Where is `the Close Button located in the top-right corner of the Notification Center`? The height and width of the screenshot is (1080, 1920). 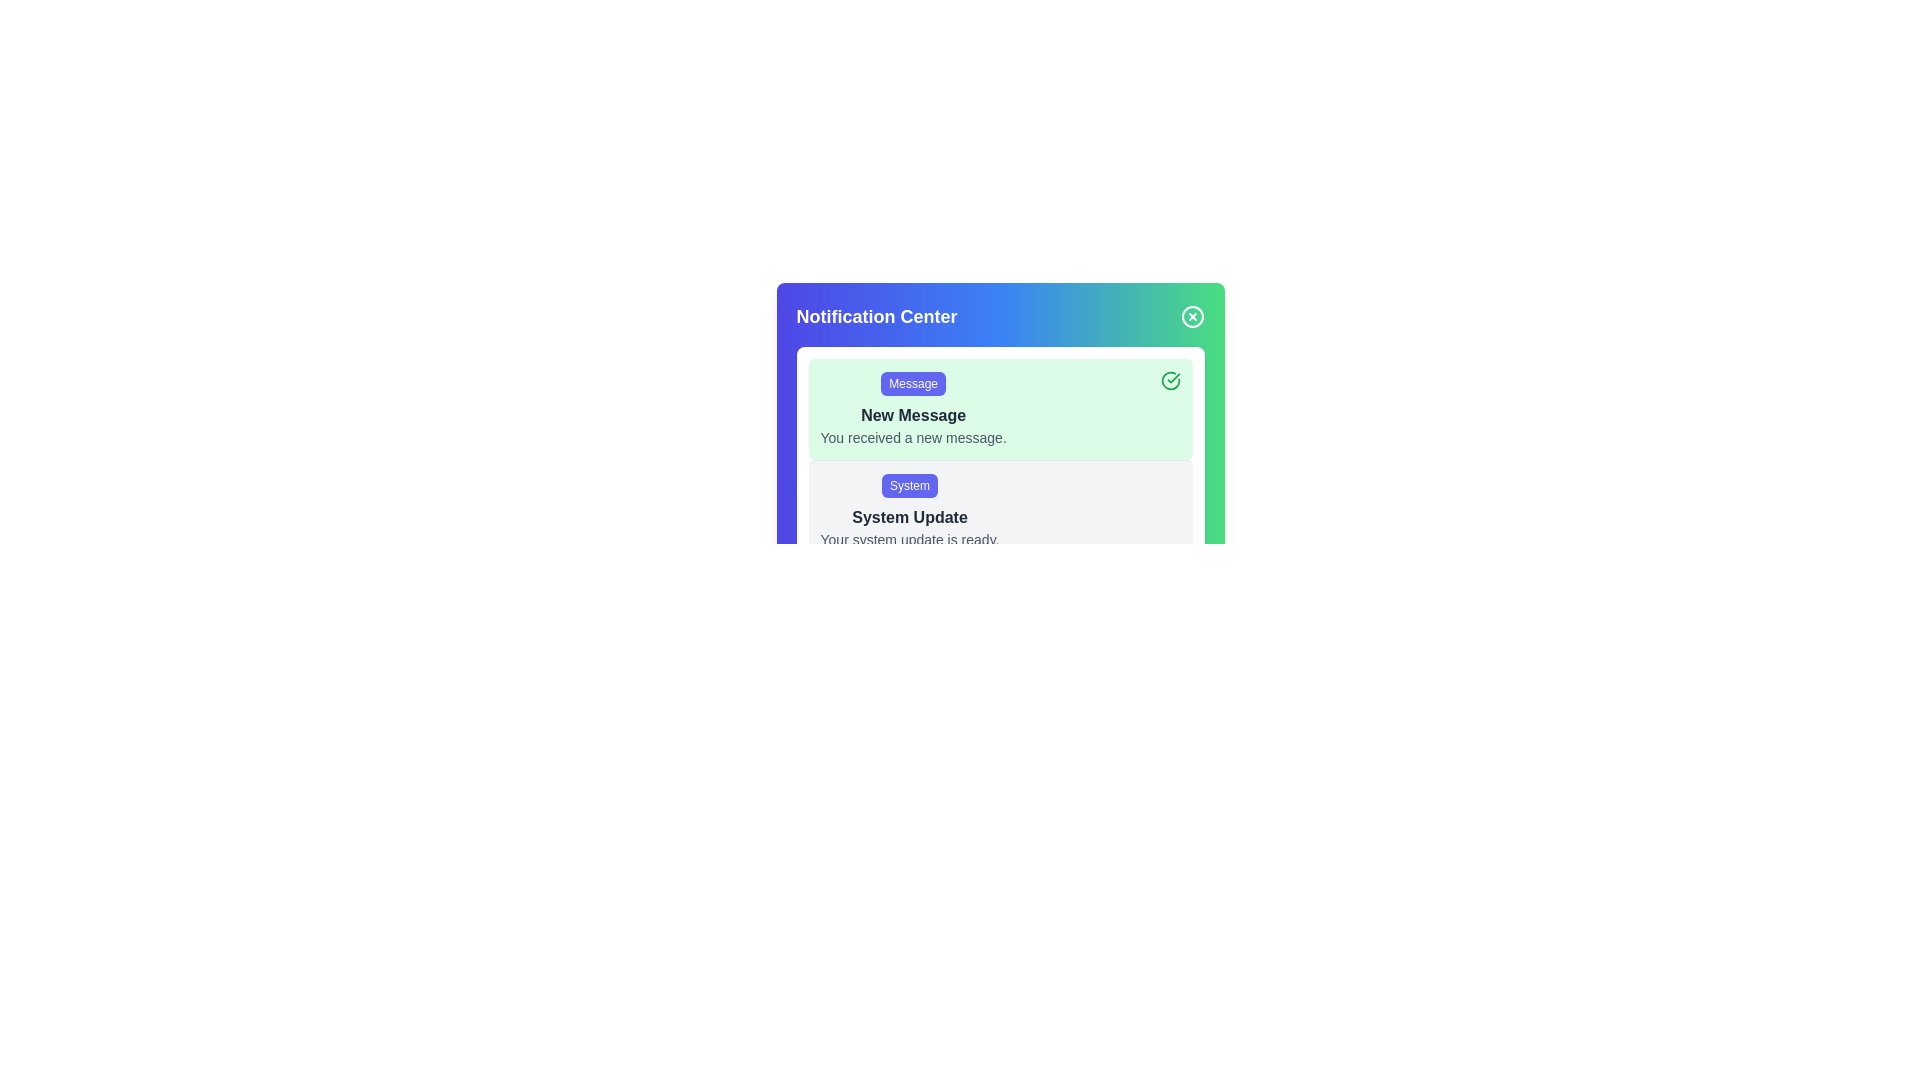
the Close Button located in the top-right corner of the Notification Center is located at coordinates (1192, 315).